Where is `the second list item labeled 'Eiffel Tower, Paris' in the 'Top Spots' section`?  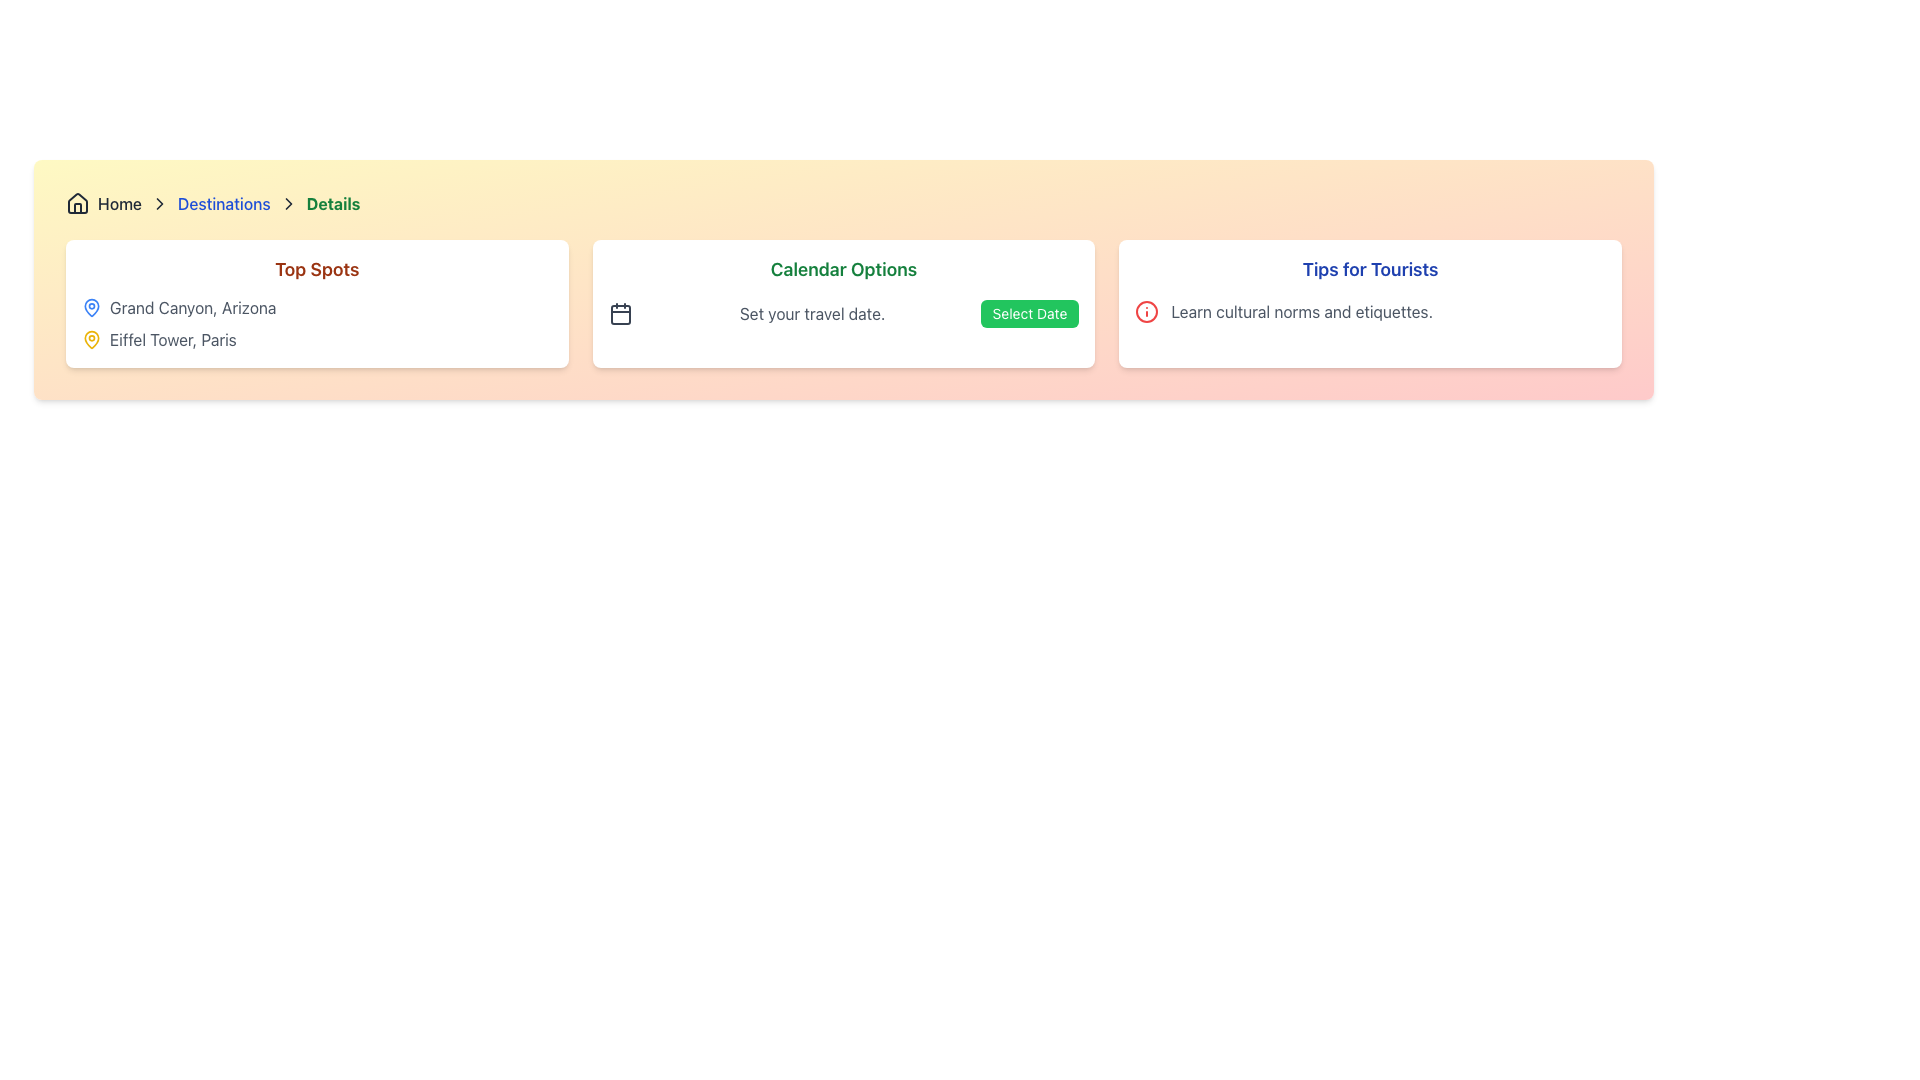 the second list item labeled 'Eiffel Tower, Paris' in the 'Top Spots' section is located at coordinates (316, 338).